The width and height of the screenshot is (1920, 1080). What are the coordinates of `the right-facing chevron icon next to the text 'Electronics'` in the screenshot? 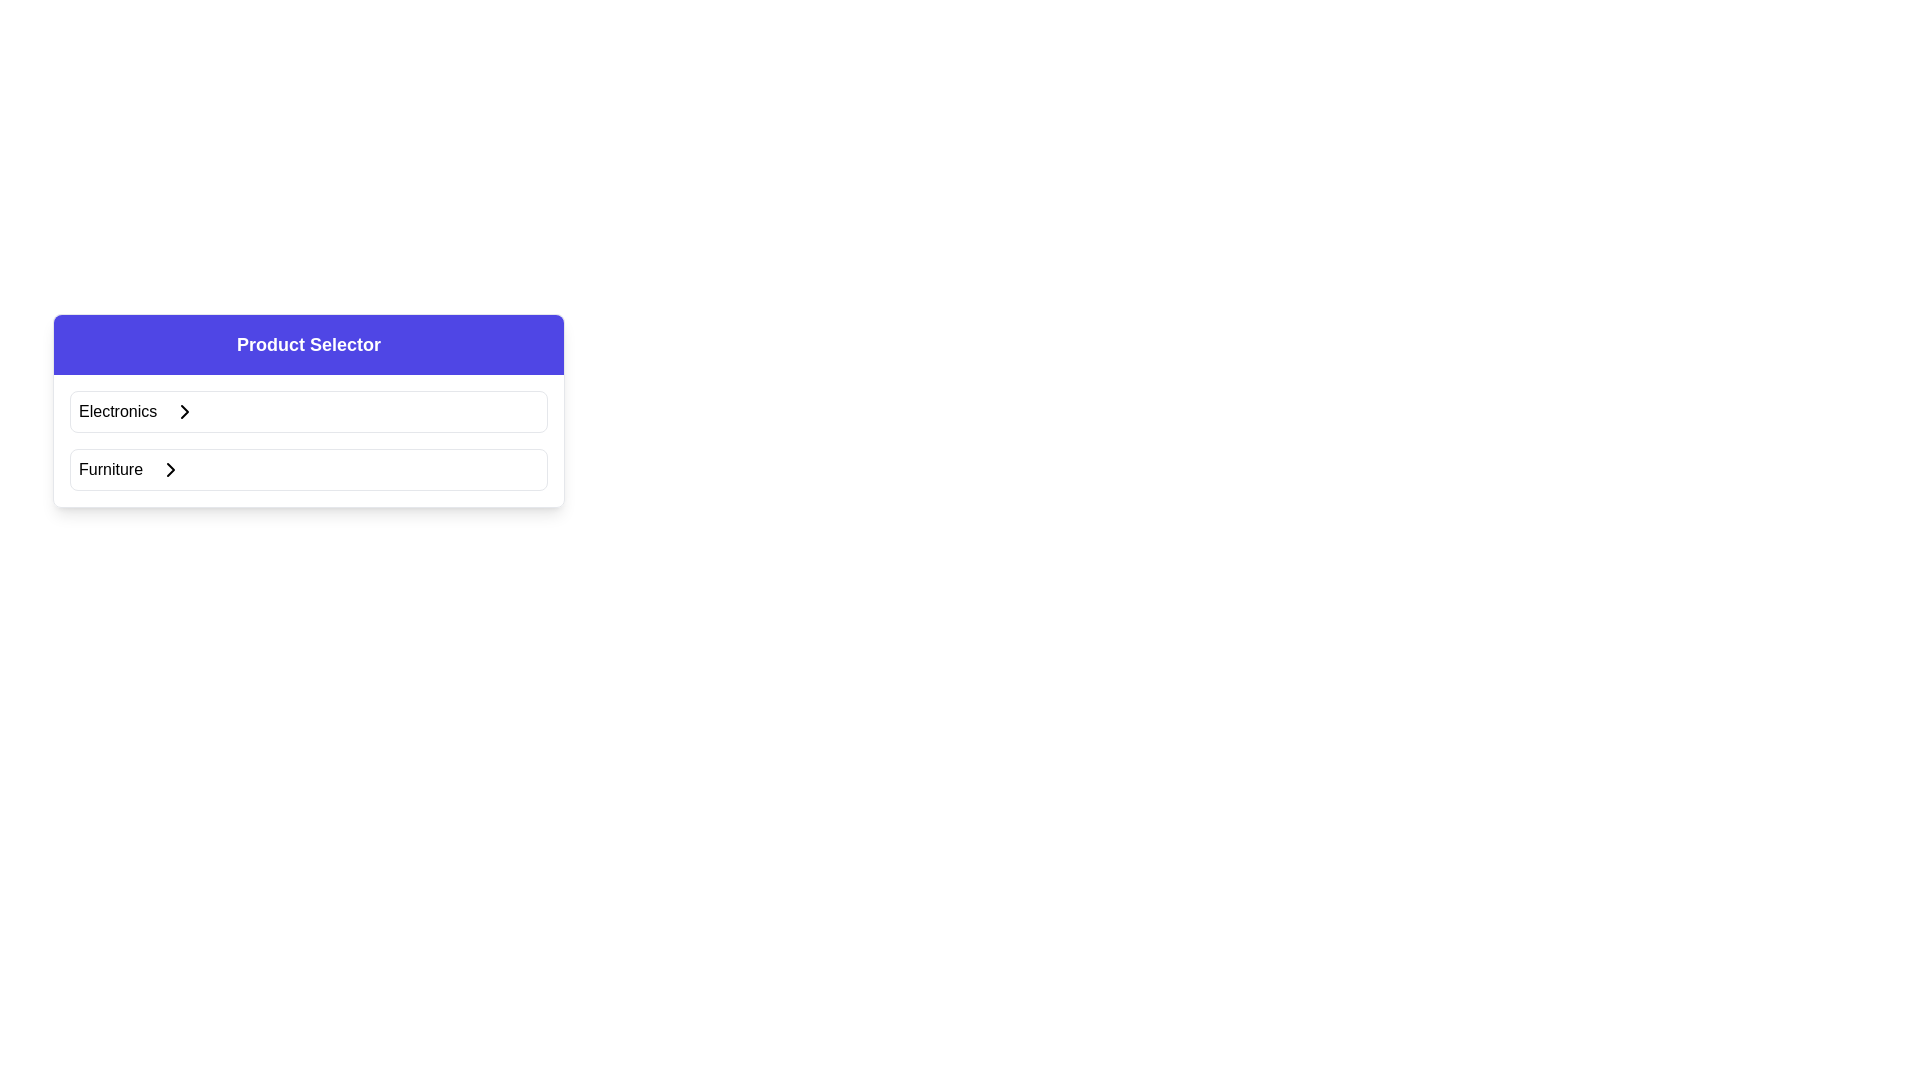 It's located at (185, 411).